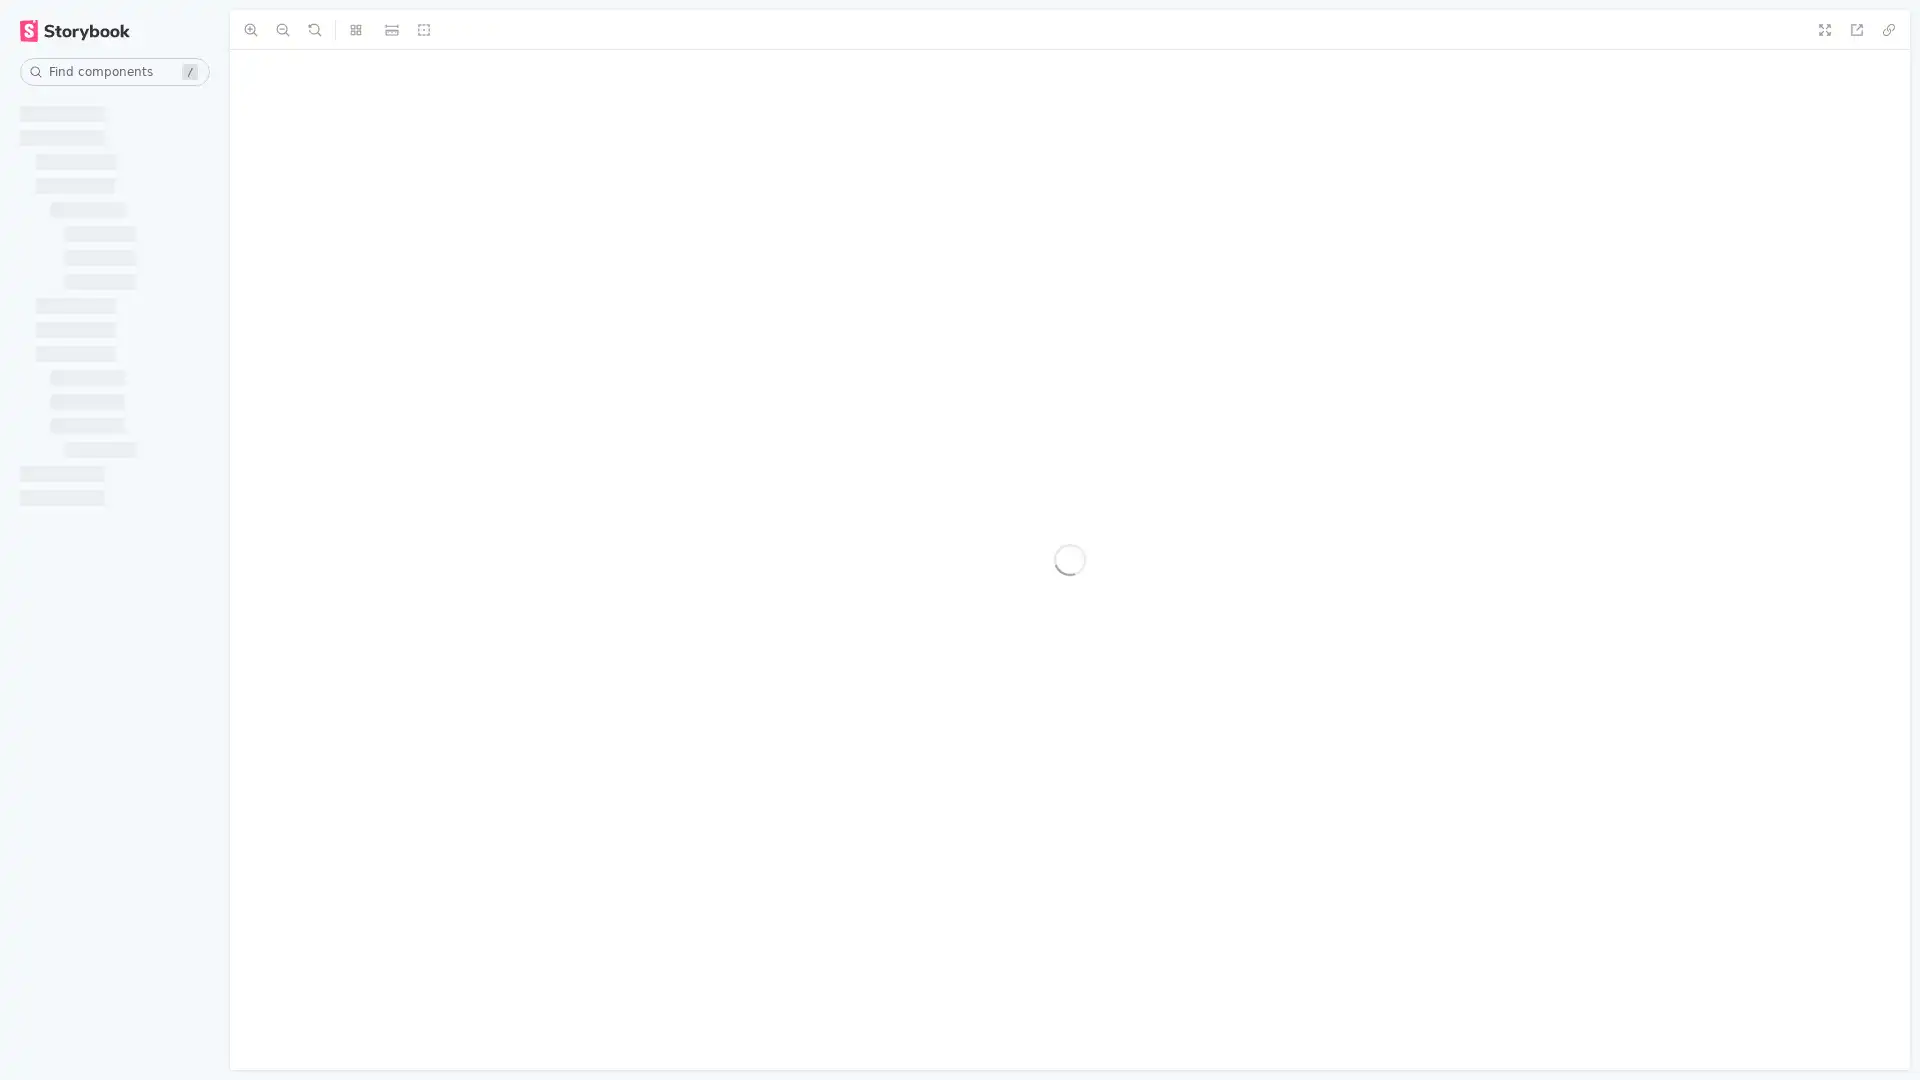 The image size is (1920, 1080). I want to click on Canvas, so click(266, 30).